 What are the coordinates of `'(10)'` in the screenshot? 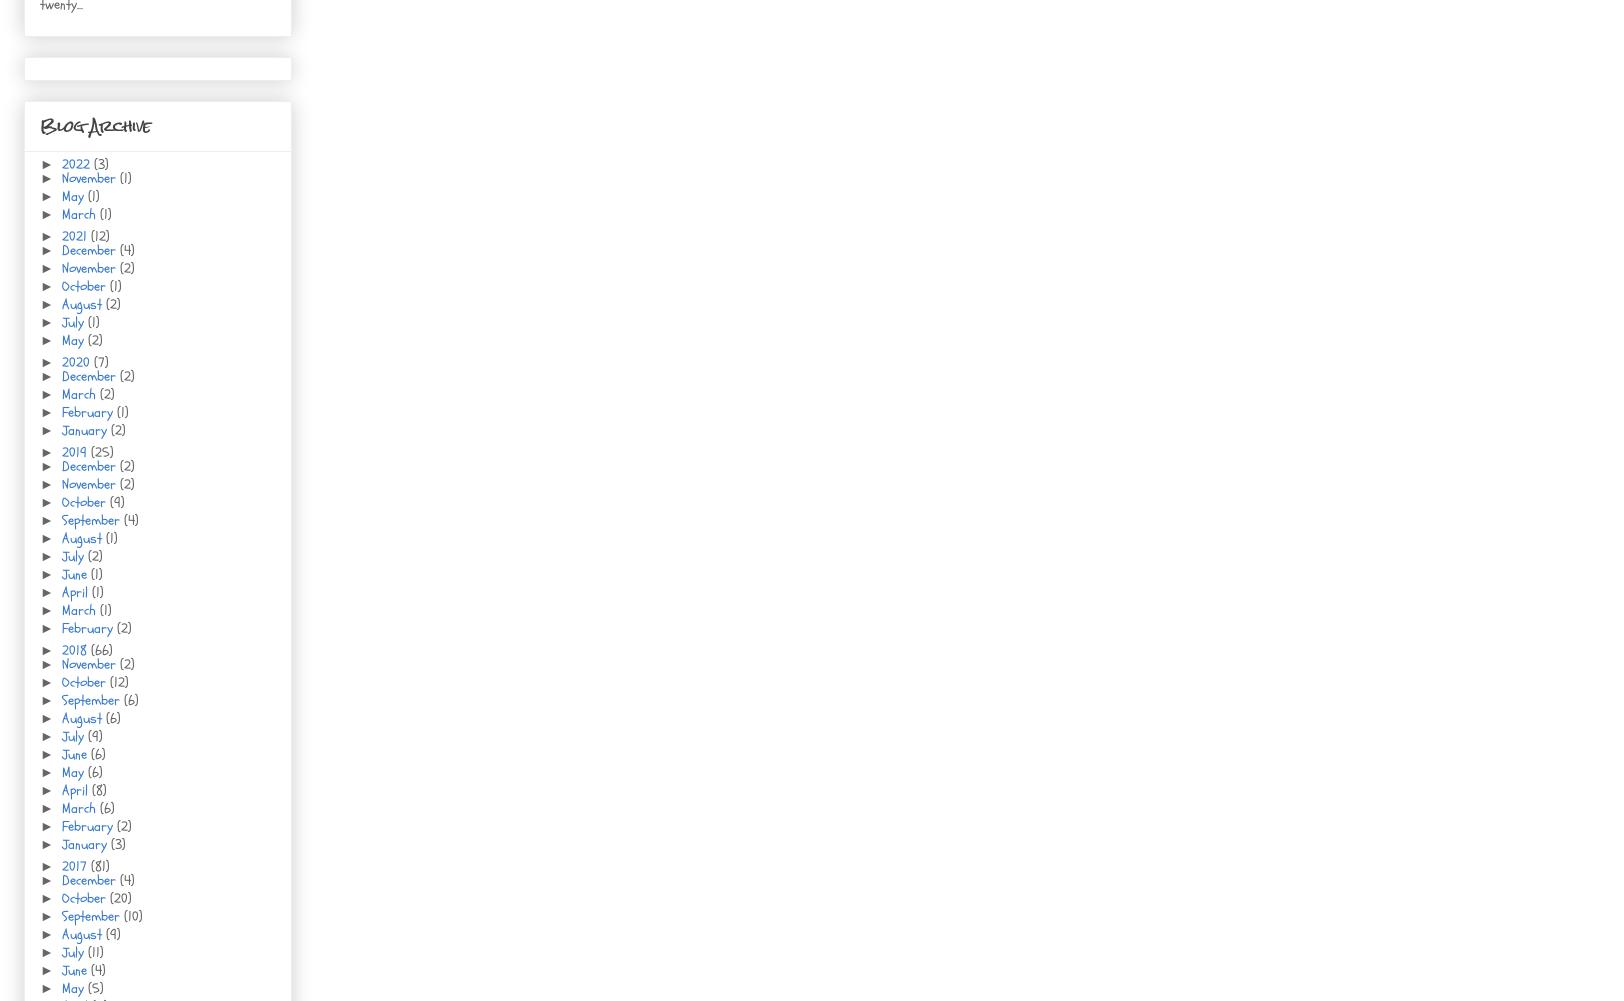 It's located at (132, 916).